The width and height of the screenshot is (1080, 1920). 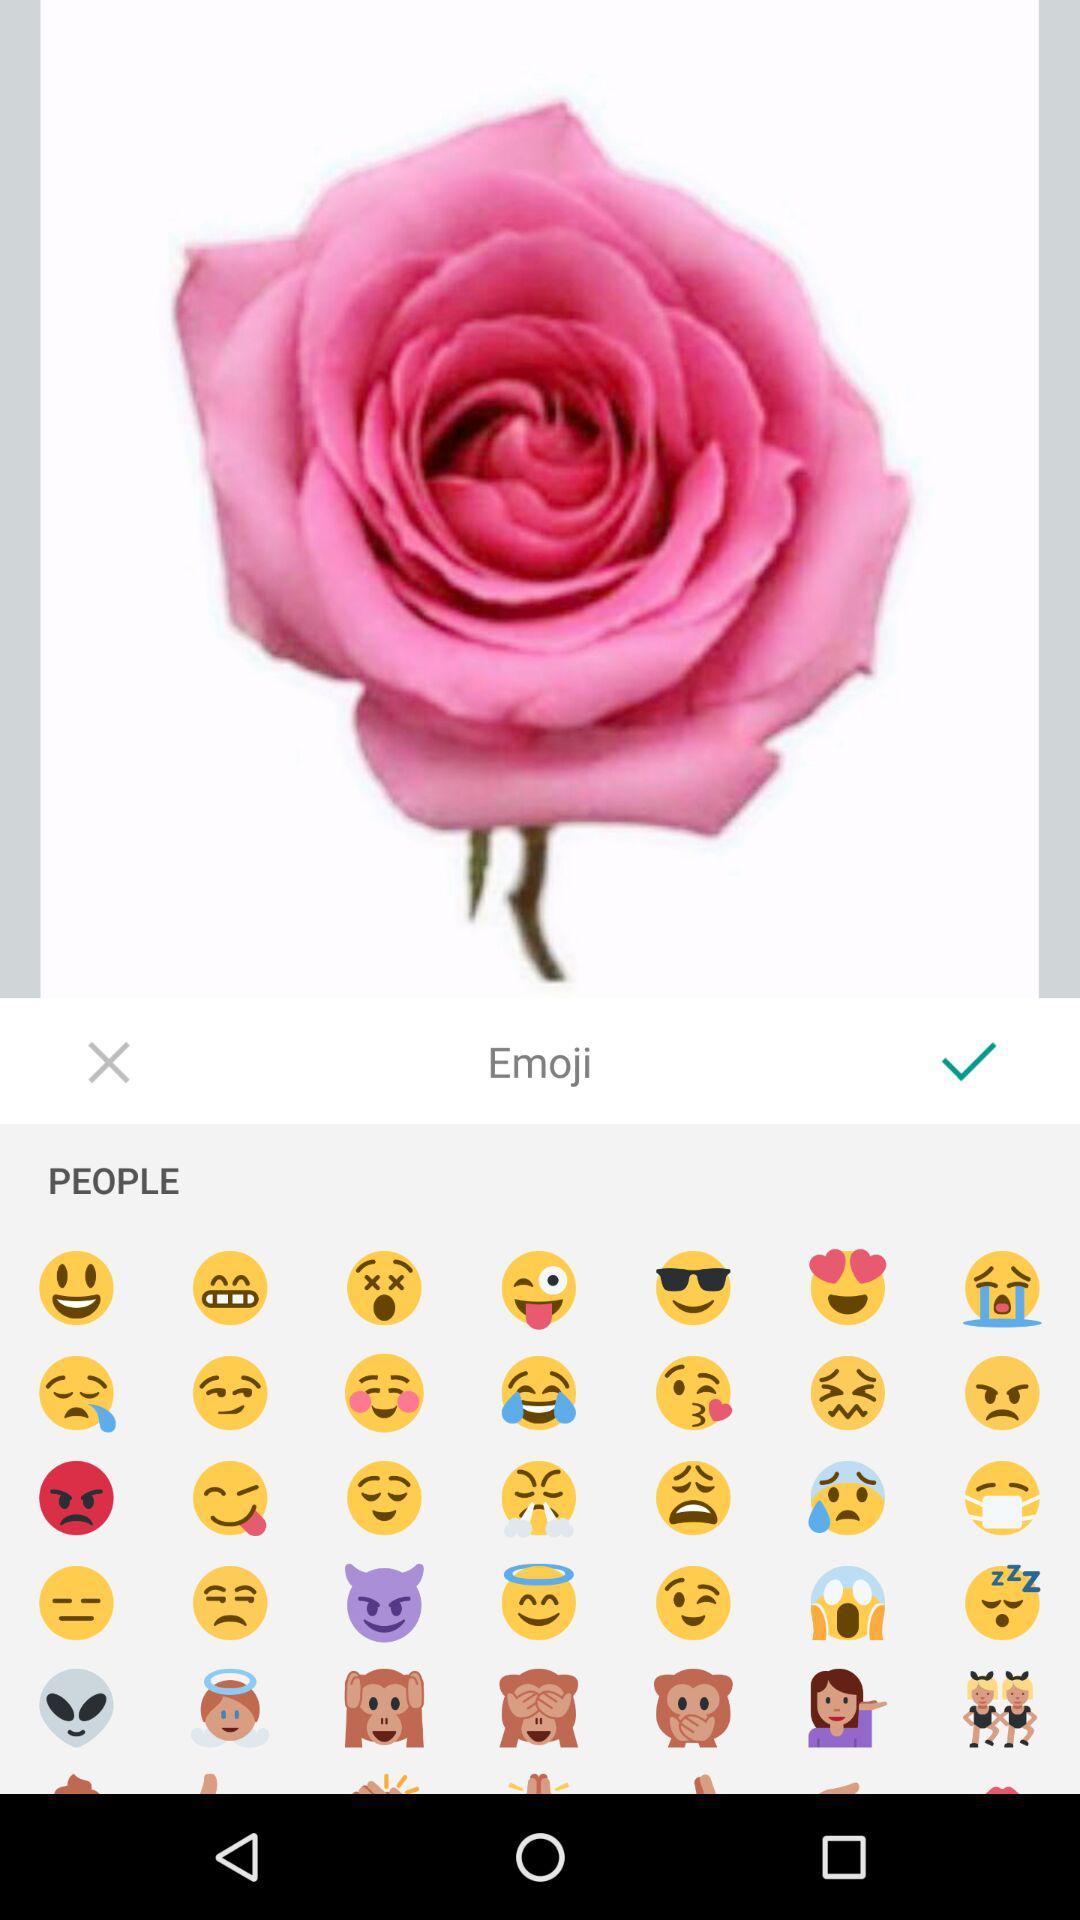 What do you see at coordinates (229, 1392) in the screenshot?
I see `emoji` at bounding box center [229, 1392].